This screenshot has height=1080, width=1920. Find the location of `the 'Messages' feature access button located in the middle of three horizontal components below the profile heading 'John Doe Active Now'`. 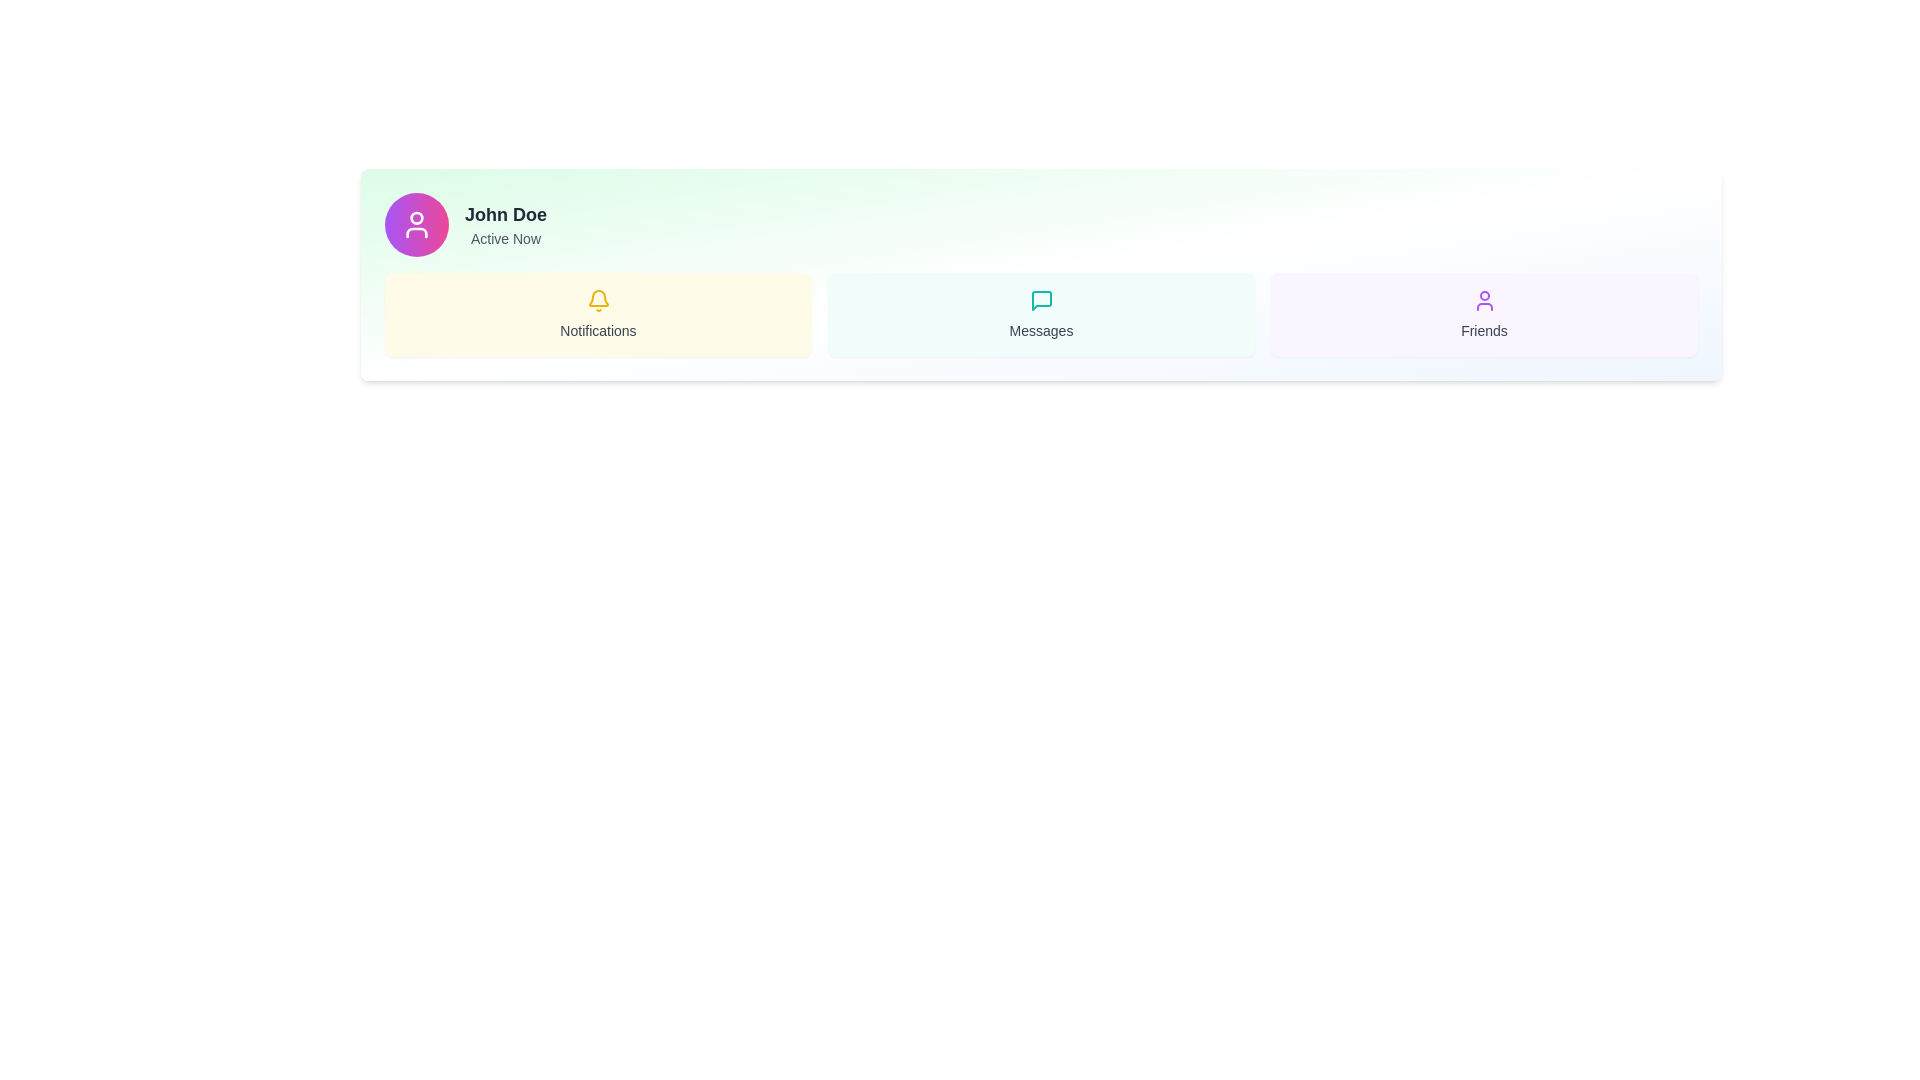

the 'Messages' feature access button located in the middle of three horizontal components below the profile heading 'John Doe Active Now' is located at coordinates (1040, 315).